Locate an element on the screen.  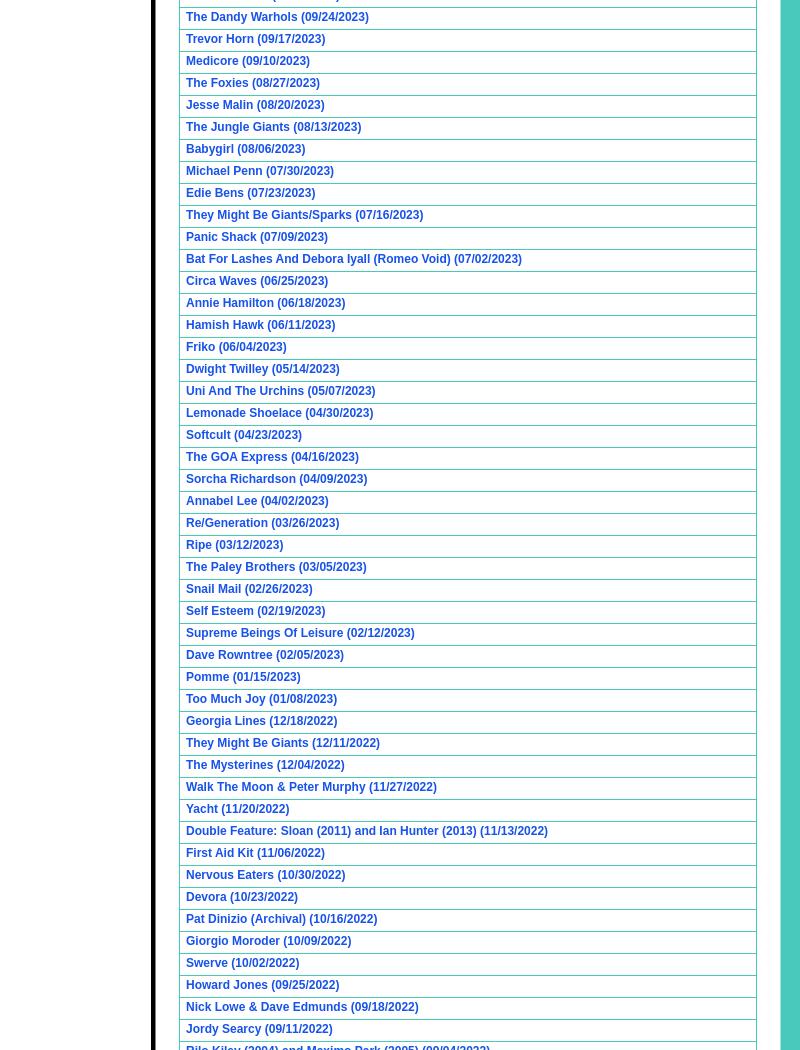
'First Aid Kit (11/06/2022)' is located at coordinates (254, 853).